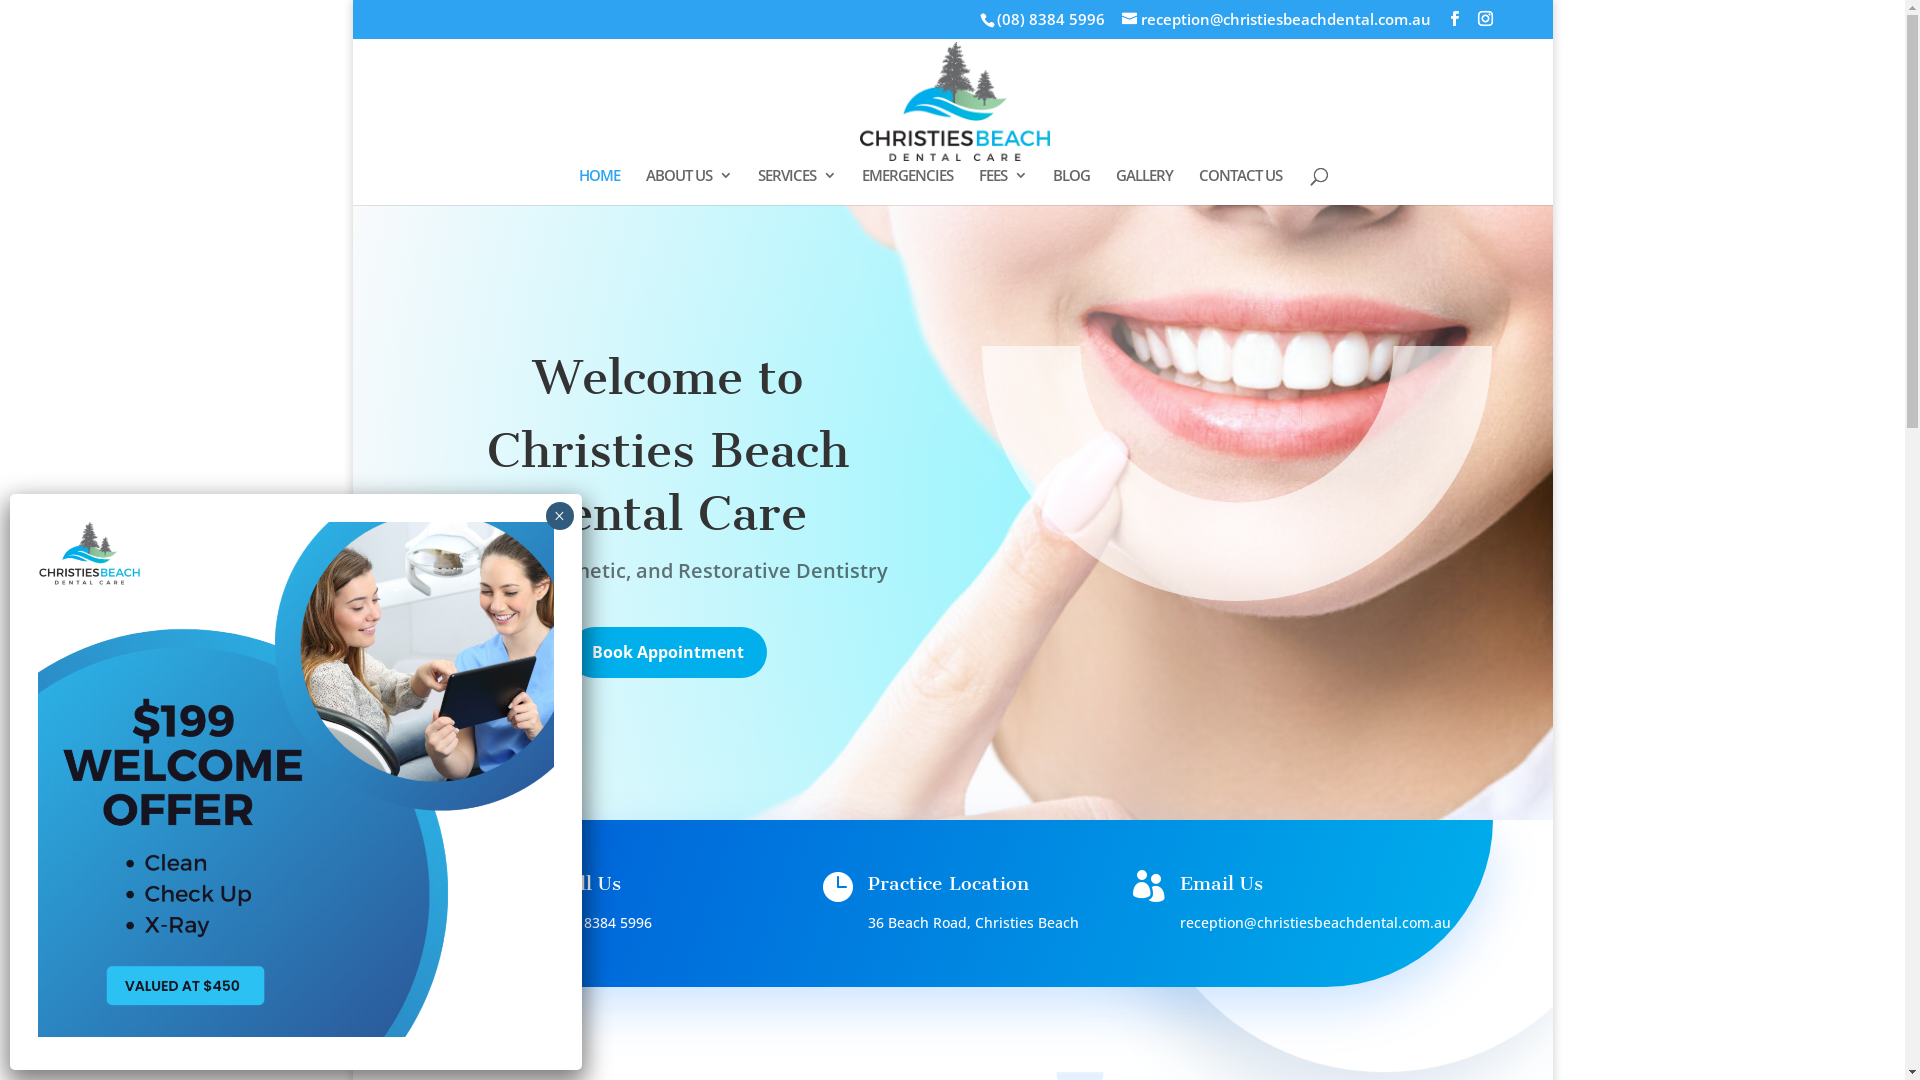  I want to click on 'GALLERY', so click(1115, 186).